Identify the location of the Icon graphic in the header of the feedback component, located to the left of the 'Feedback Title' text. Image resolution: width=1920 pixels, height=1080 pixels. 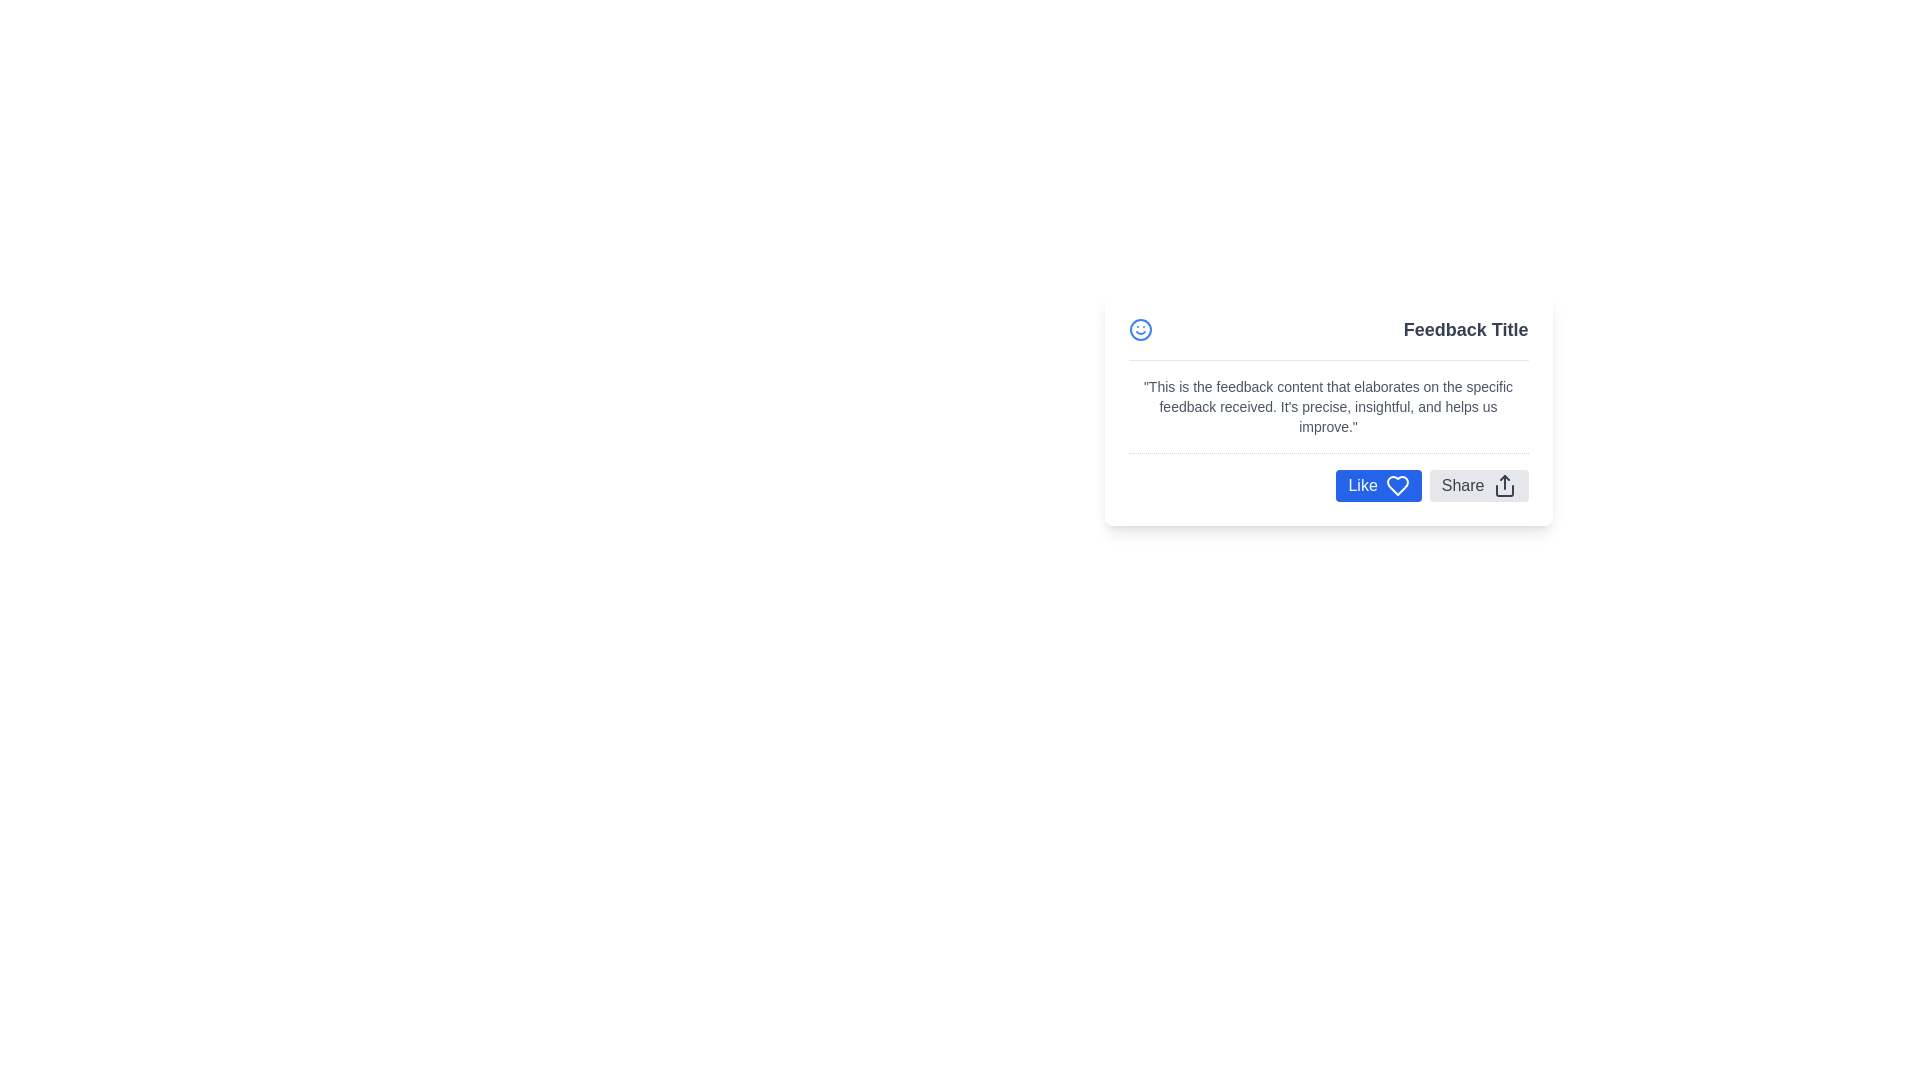
(1140, 329).